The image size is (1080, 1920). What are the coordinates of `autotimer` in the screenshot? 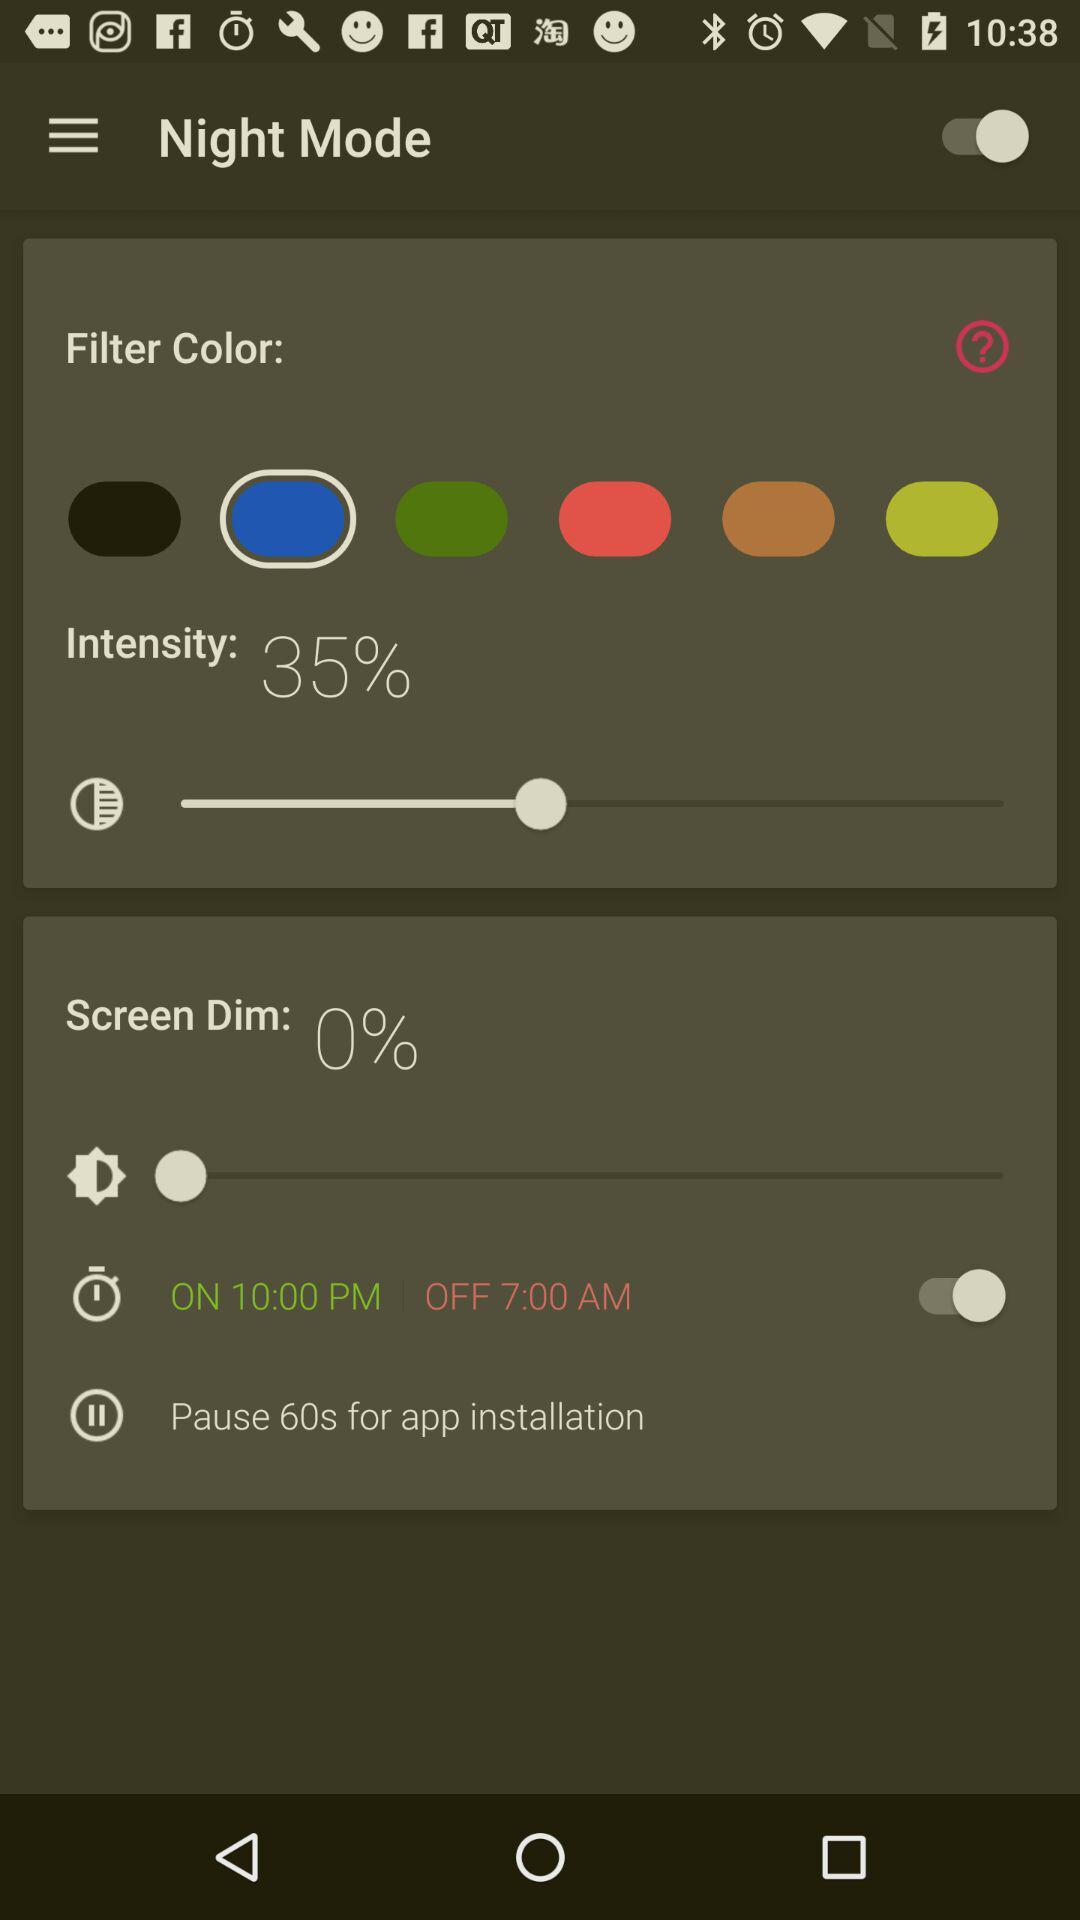 It's located at (951, 1295).